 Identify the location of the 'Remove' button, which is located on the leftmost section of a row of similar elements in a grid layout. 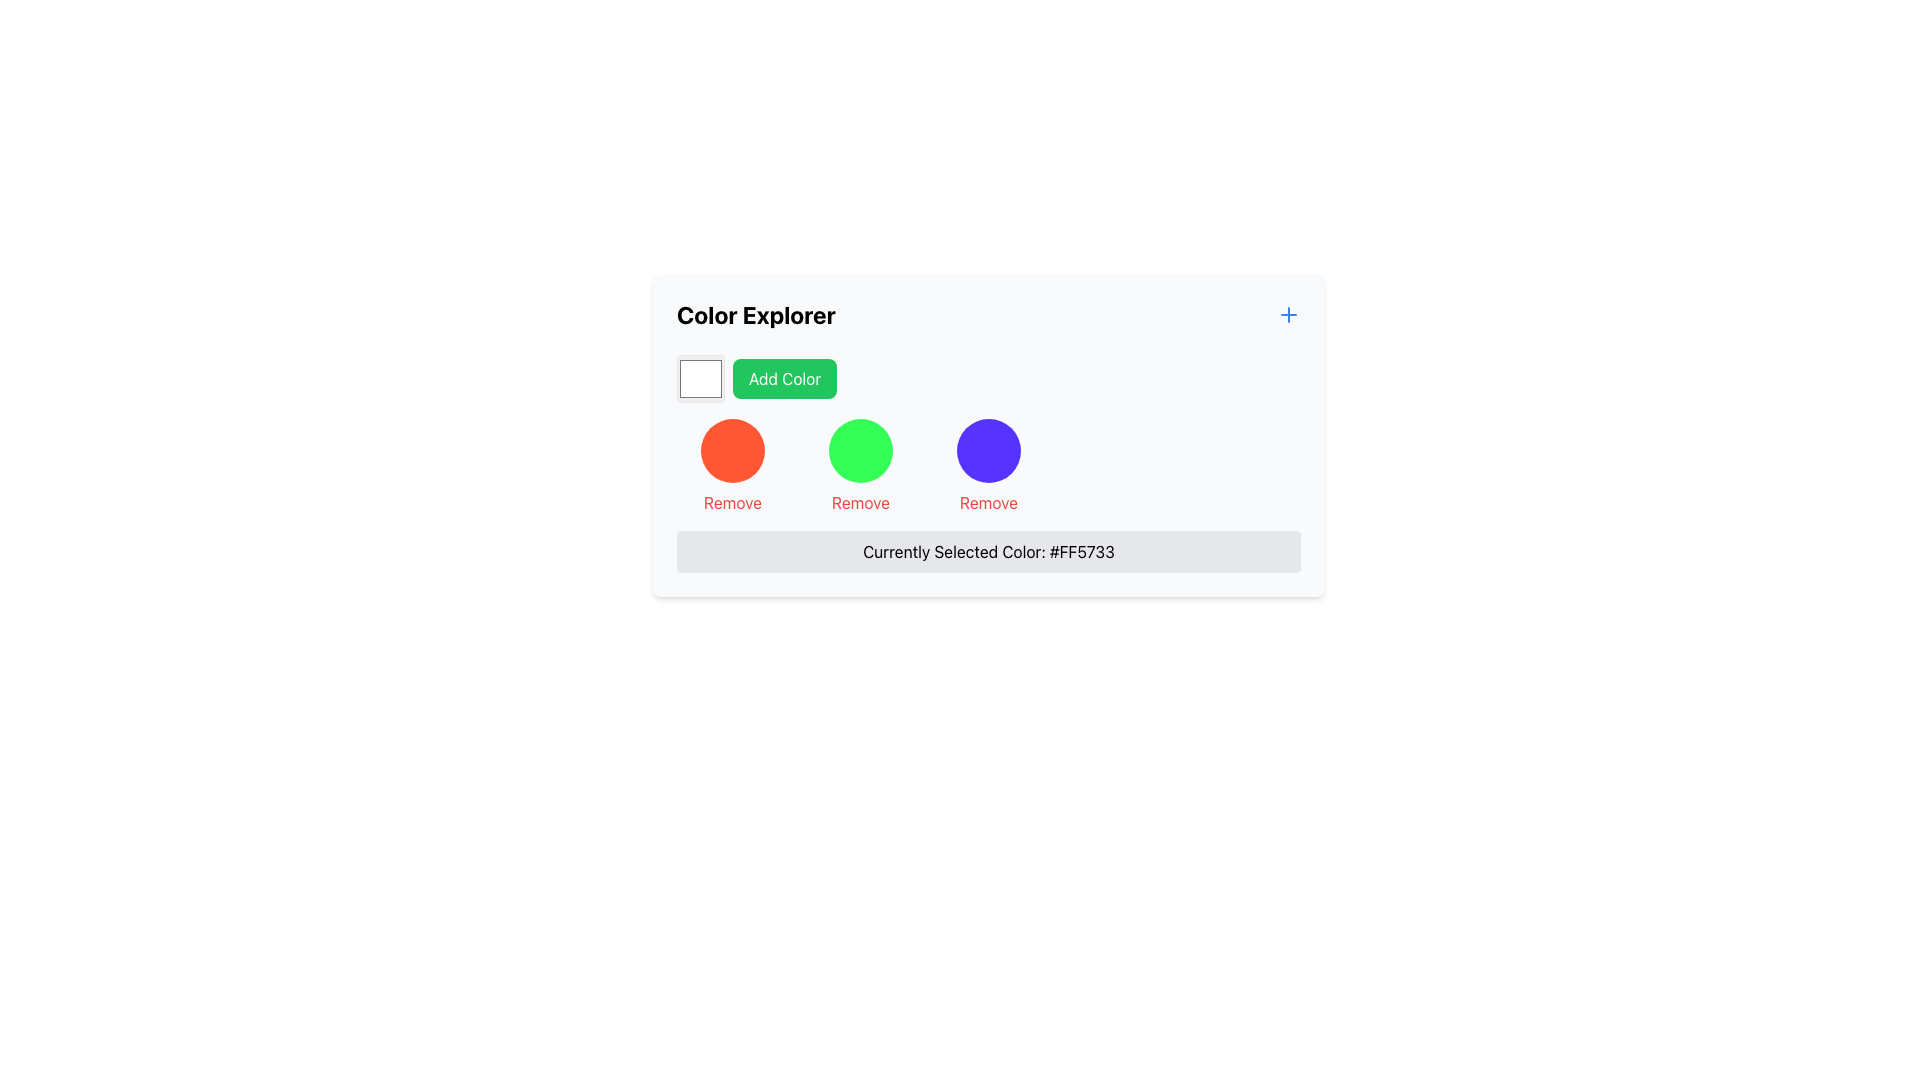
(732, 466).